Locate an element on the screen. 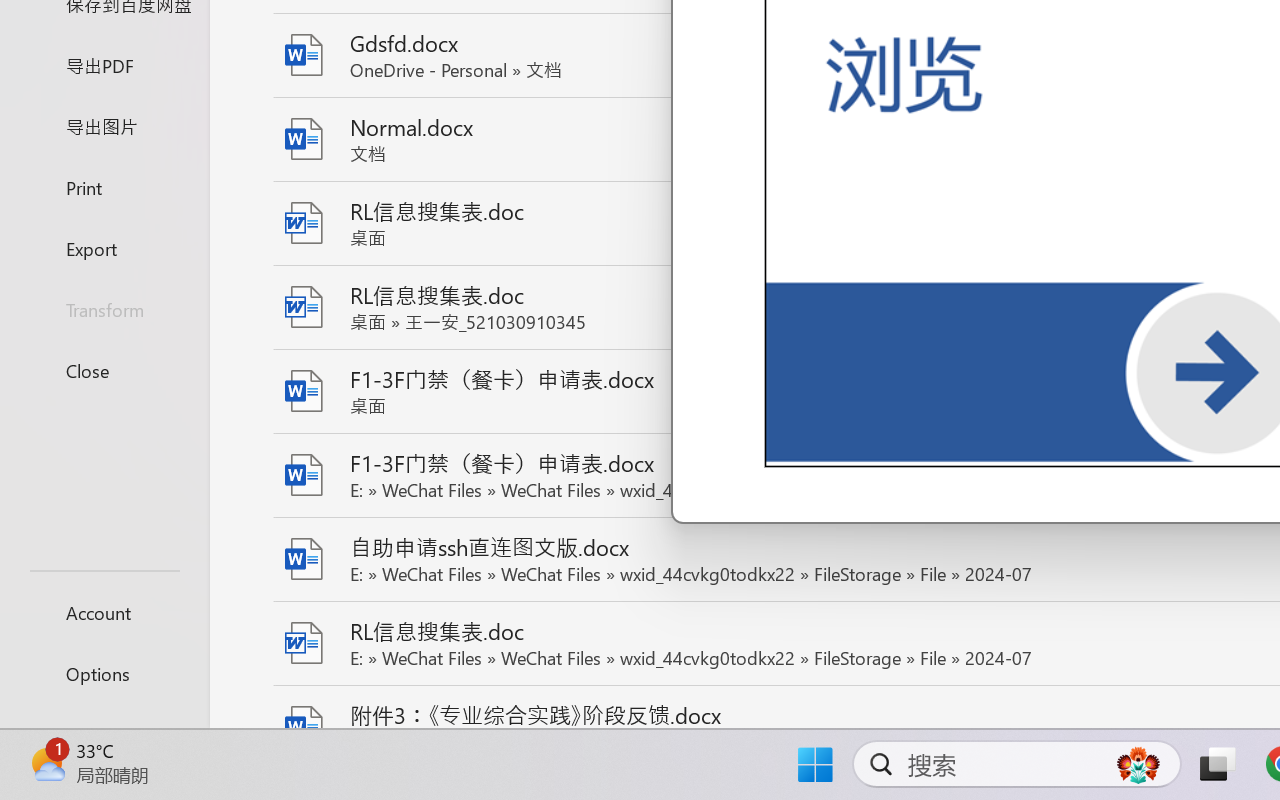 This screenshot has width=1280, height=800. 'Print' is located at coordinates (103, 186).